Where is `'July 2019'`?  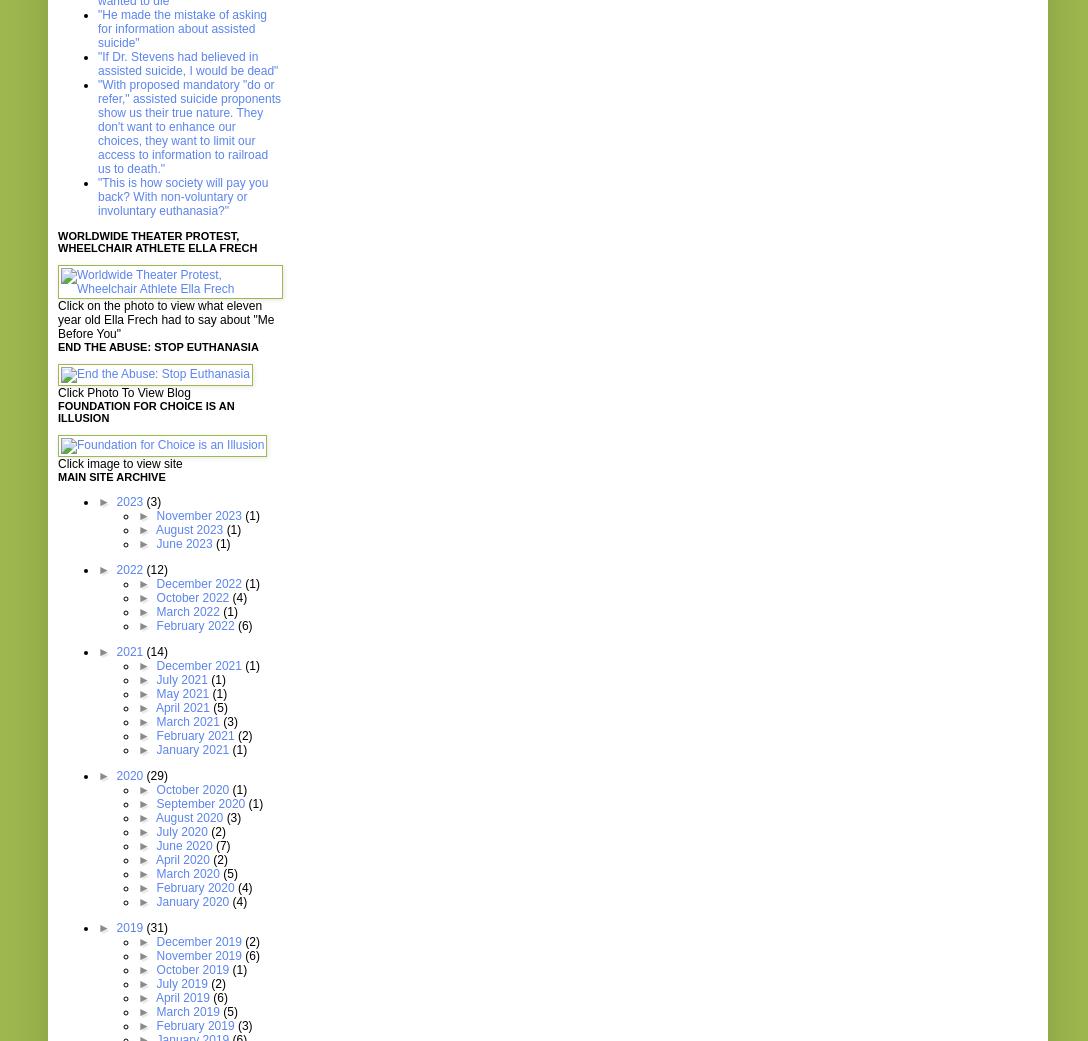 'July 2019' is located at coordinates (182, 983).